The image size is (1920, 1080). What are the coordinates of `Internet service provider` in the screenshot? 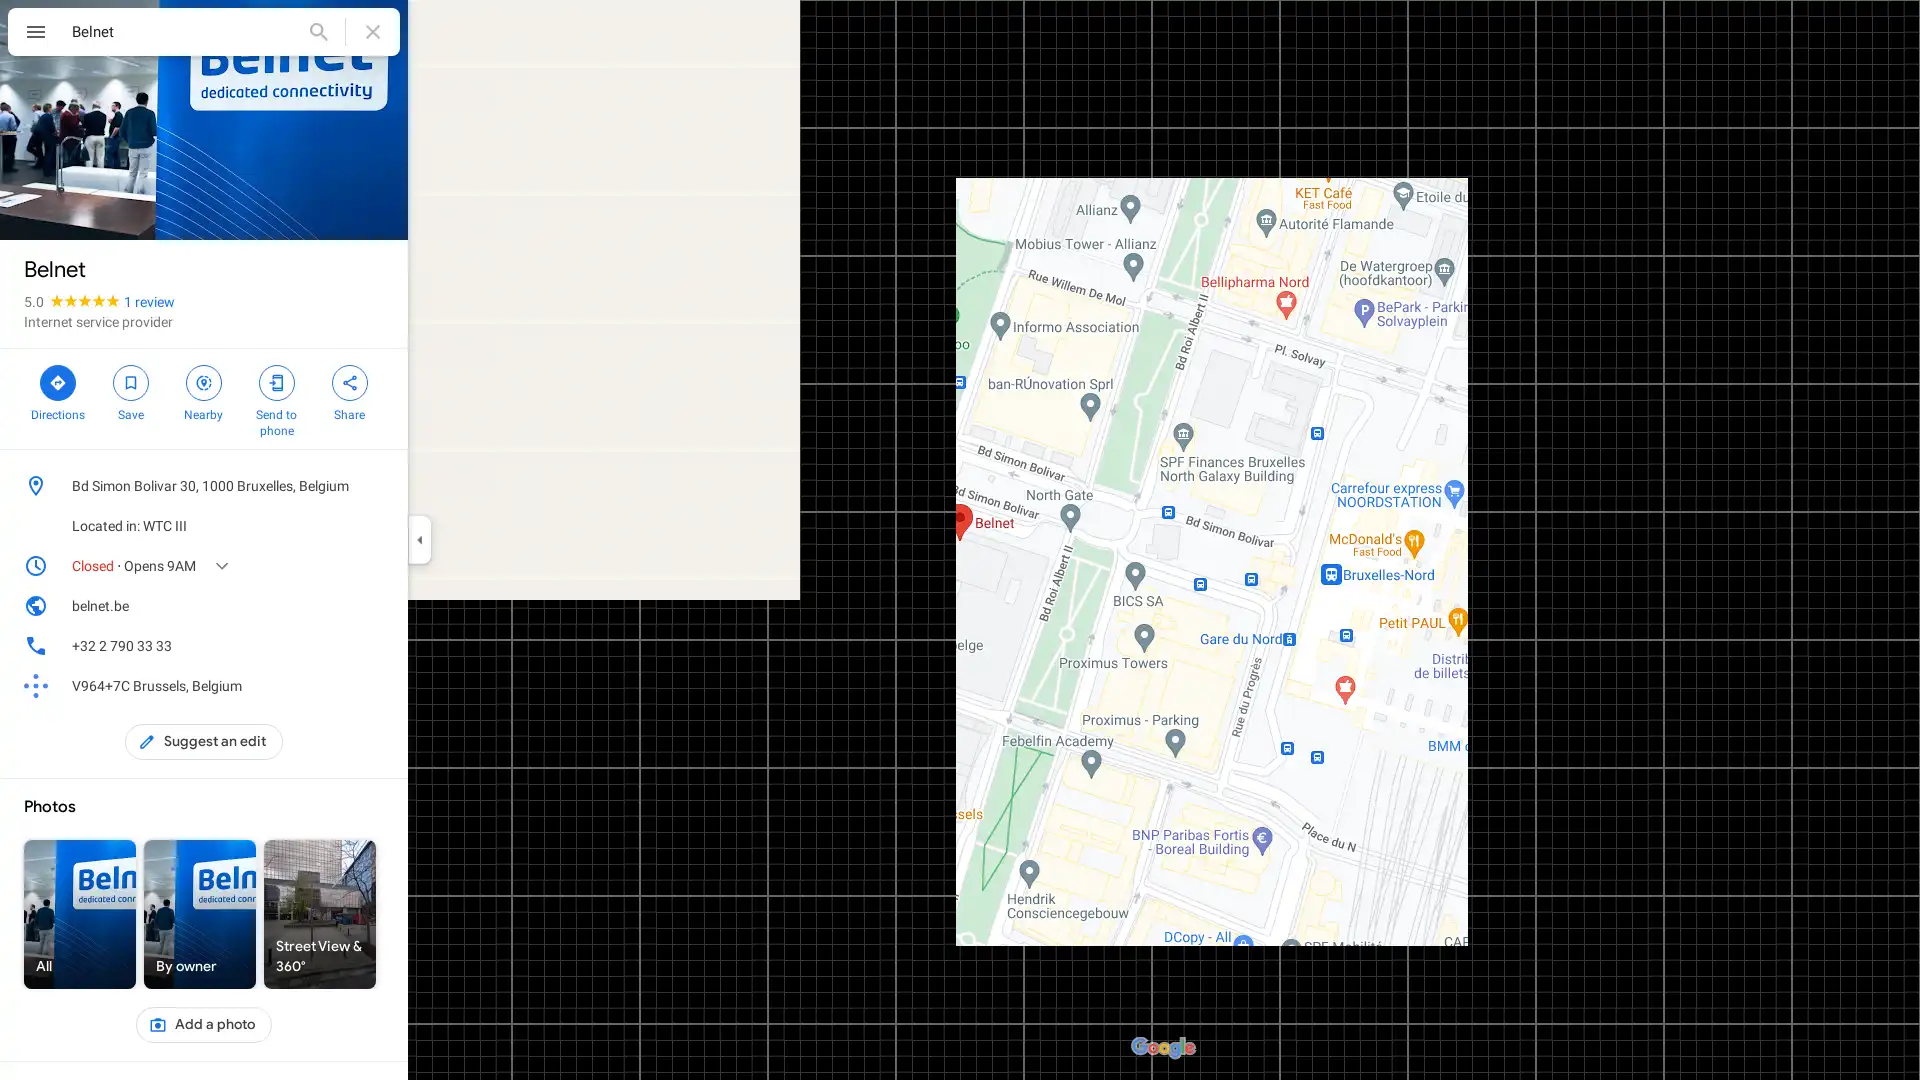 It's located at (97, 320).